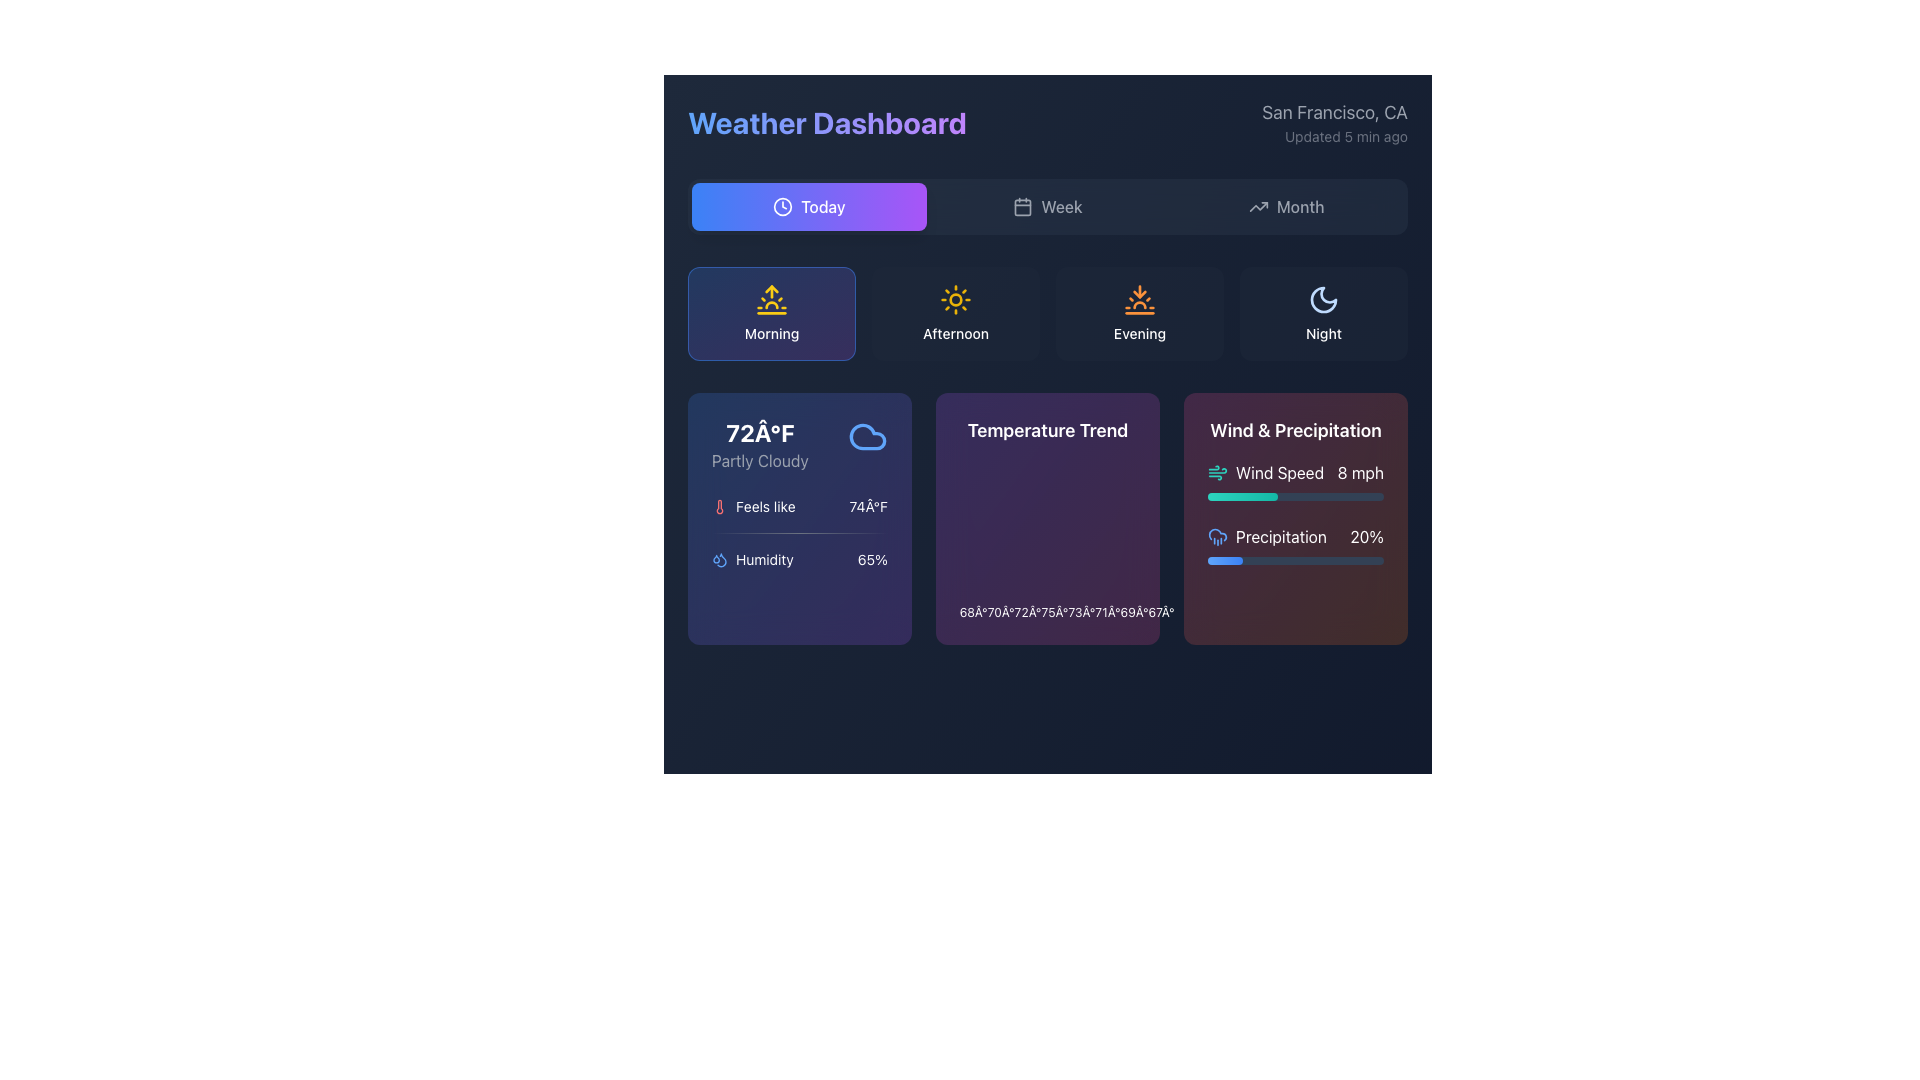 The image size is (1920, 1080). What do you see at coordinates (1001, 612) in the screenshot?
I see `the Text Display element showing '70°', which is located at the bottom of the 'Temperature Trend' card with a light-colored text on a dark background` at bounding box center [1001, 612].